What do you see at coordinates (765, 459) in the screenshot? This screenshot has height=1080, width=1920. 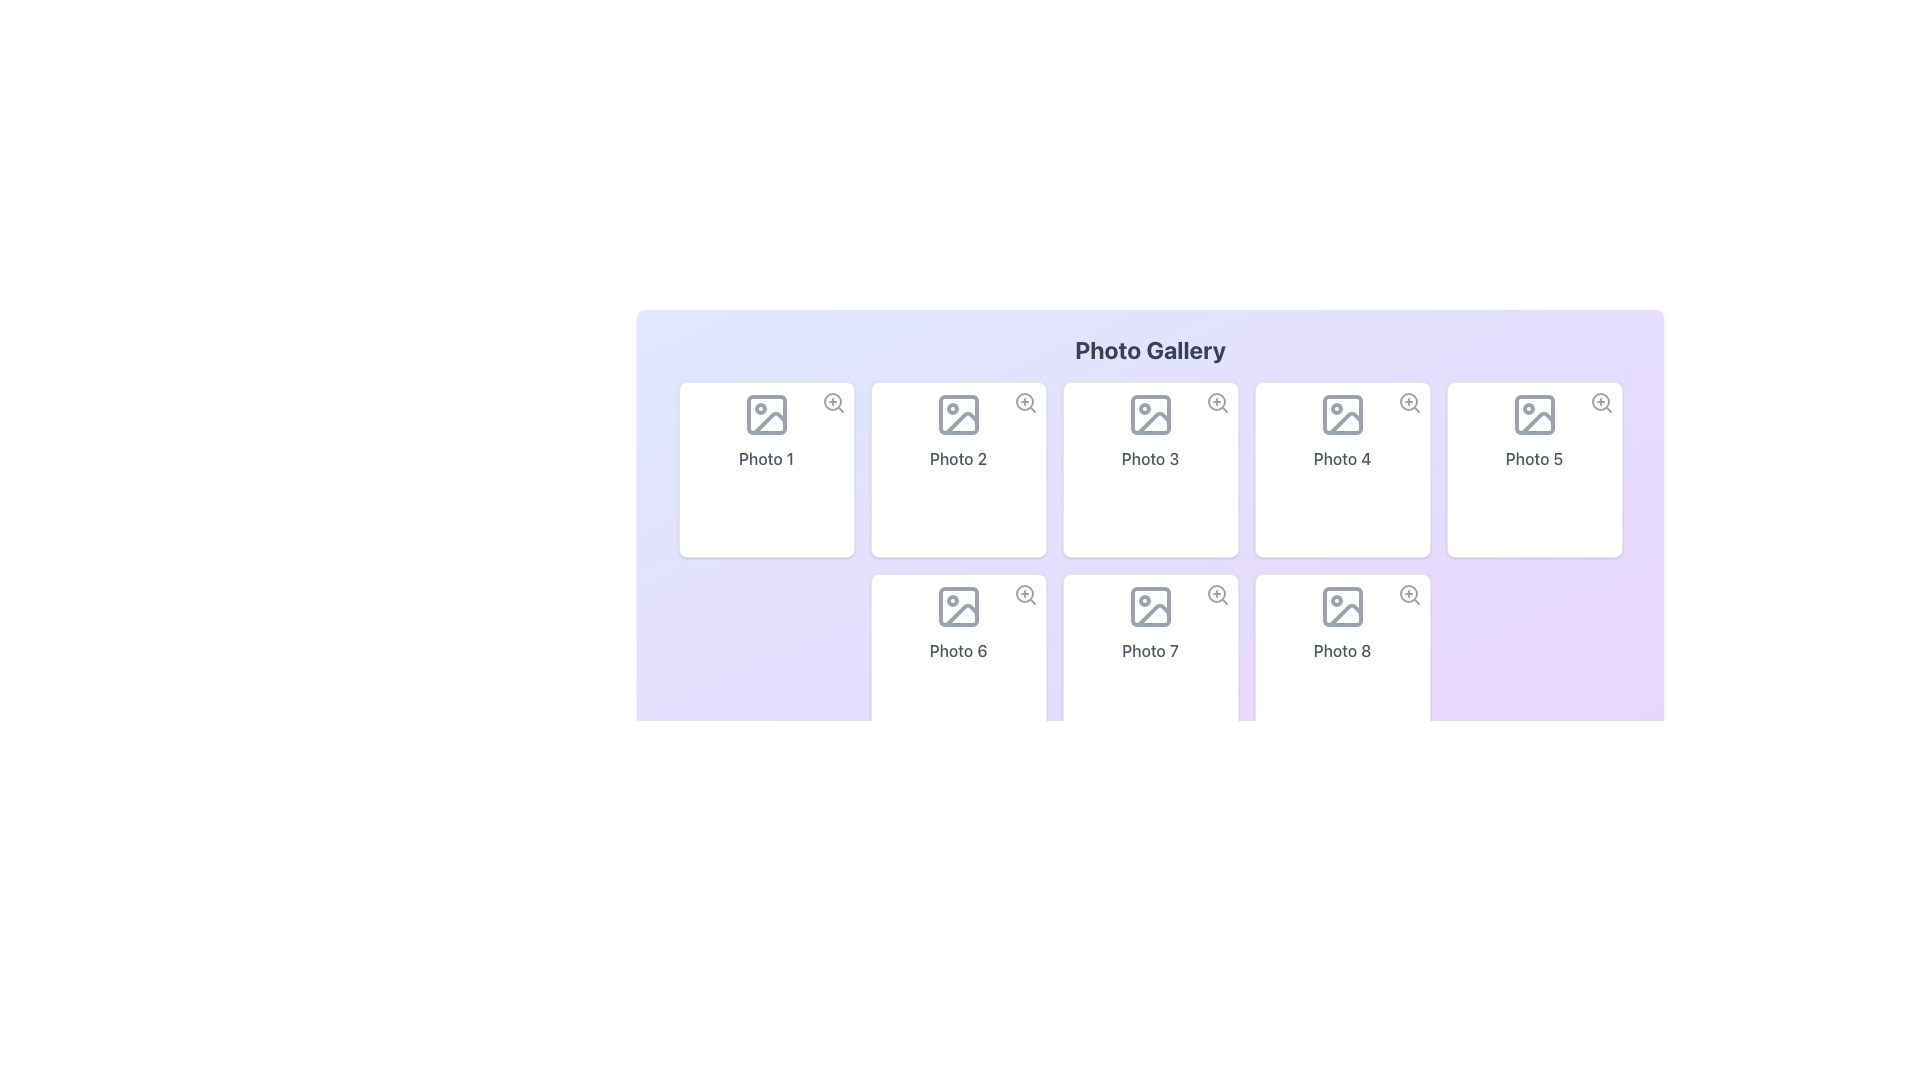 I see `the text label that describes the content of the first photo card in the gallery, located at the bottom of the card underneath the image and magnifying glass icons` at bounding box center [765, 459].